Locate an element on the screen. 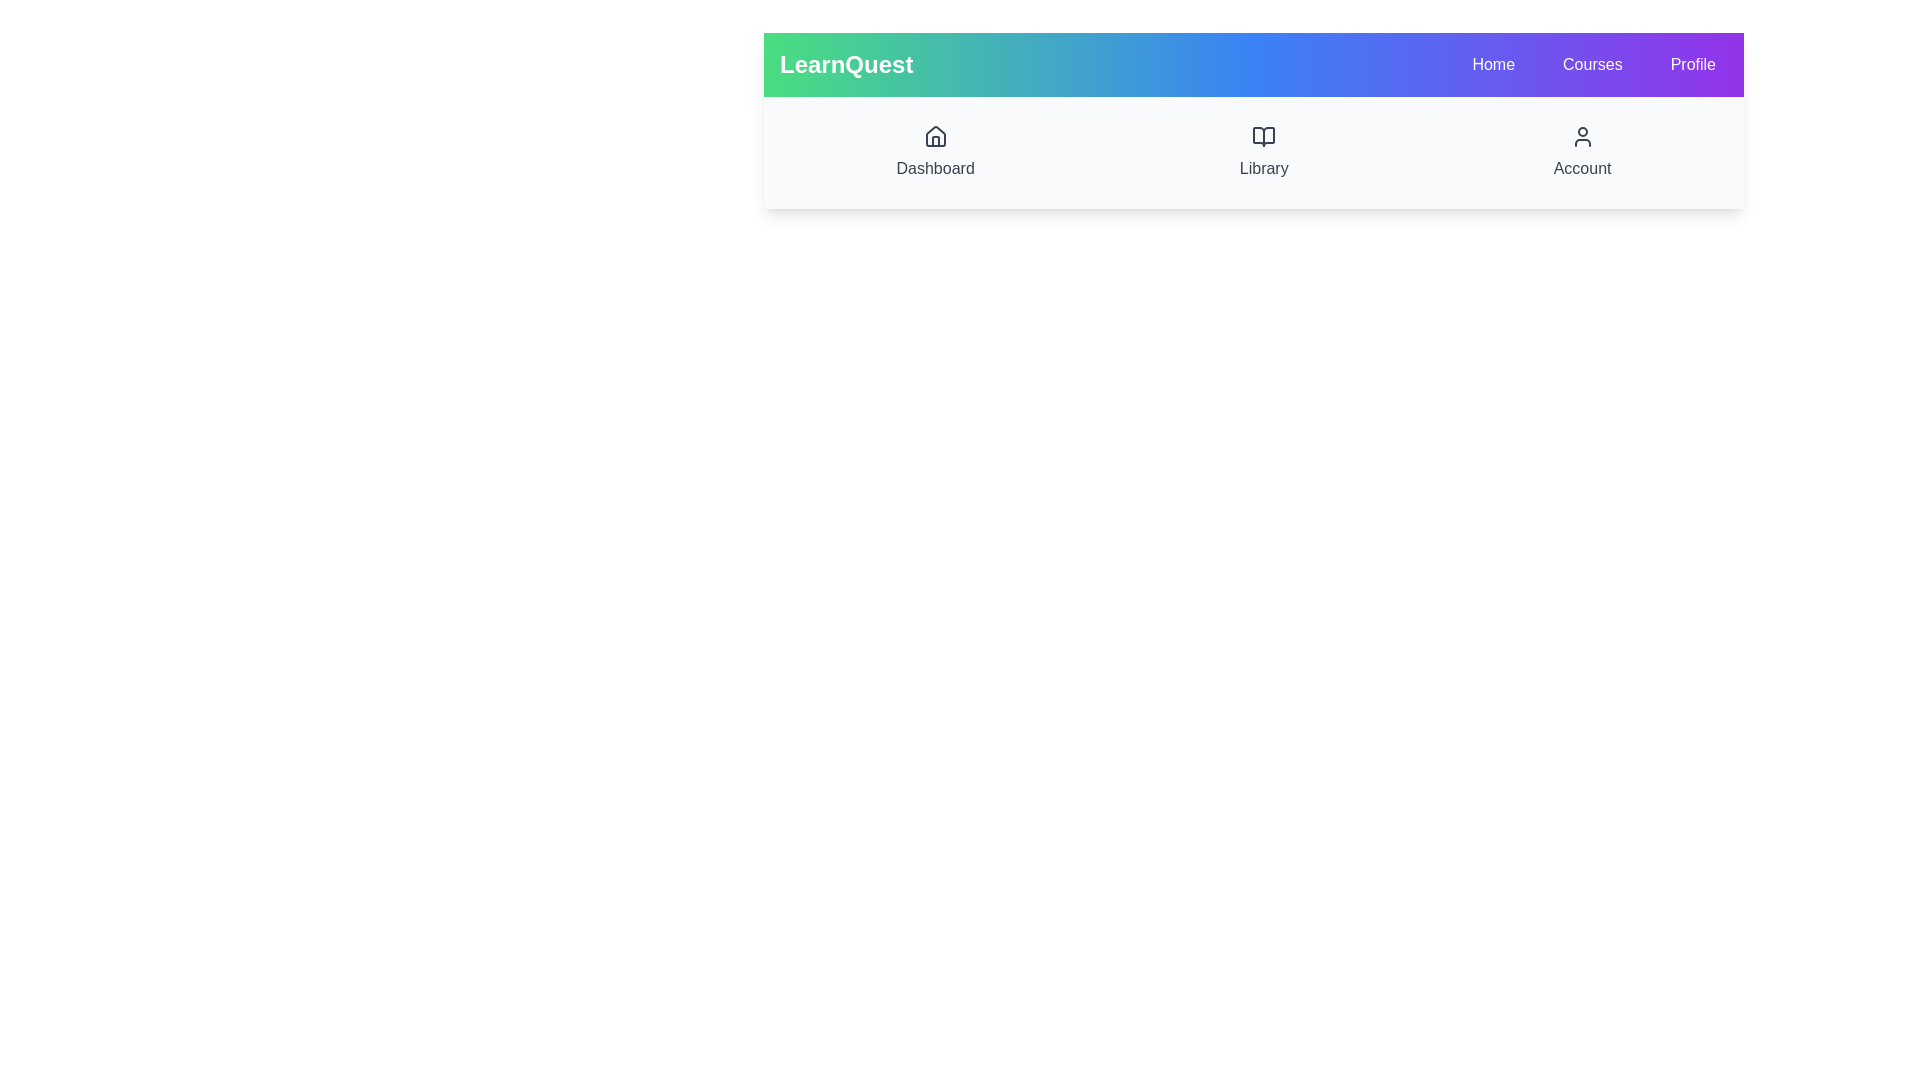 This screenshot has width=1920, height=1080. the Profile to observe its hover effect is located at coordinates (1692, 64).